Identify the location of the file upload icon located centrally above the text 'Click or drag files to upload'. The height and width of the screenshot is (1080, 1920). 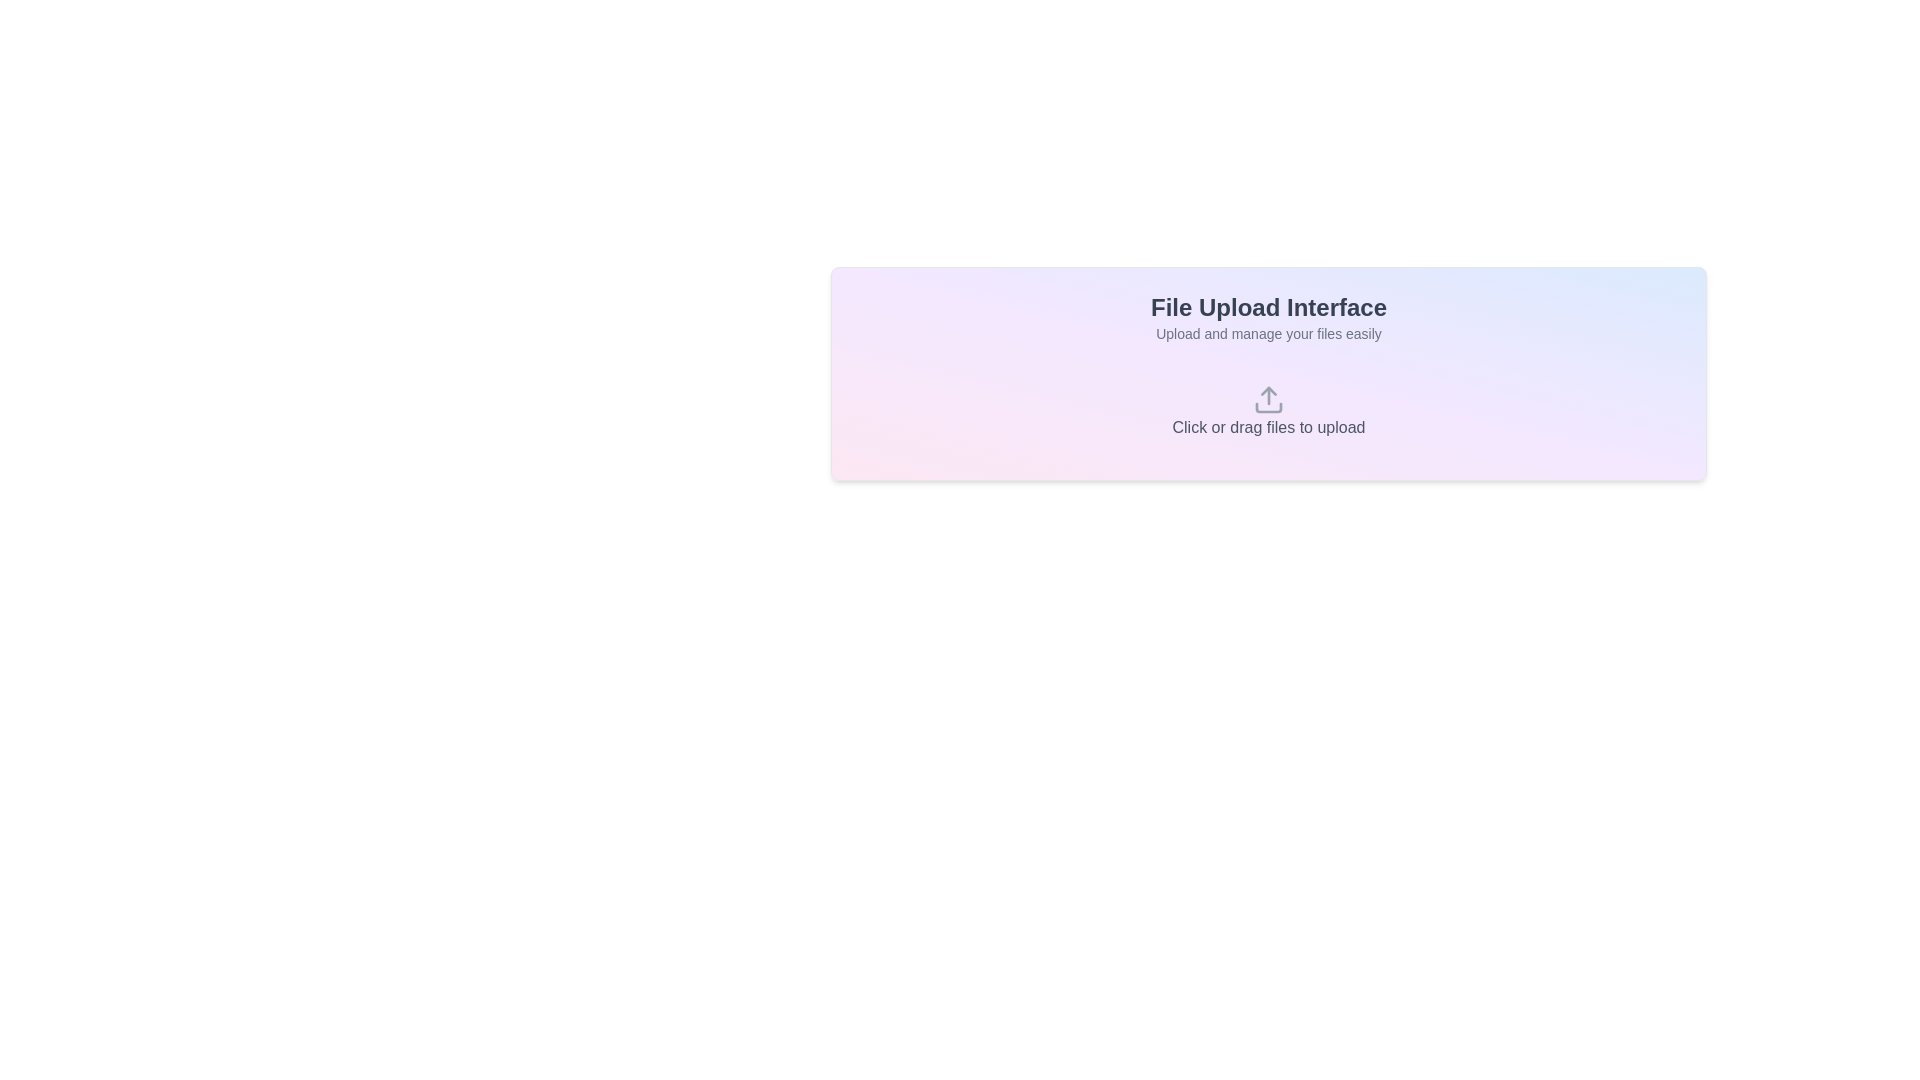
(1267, 400).